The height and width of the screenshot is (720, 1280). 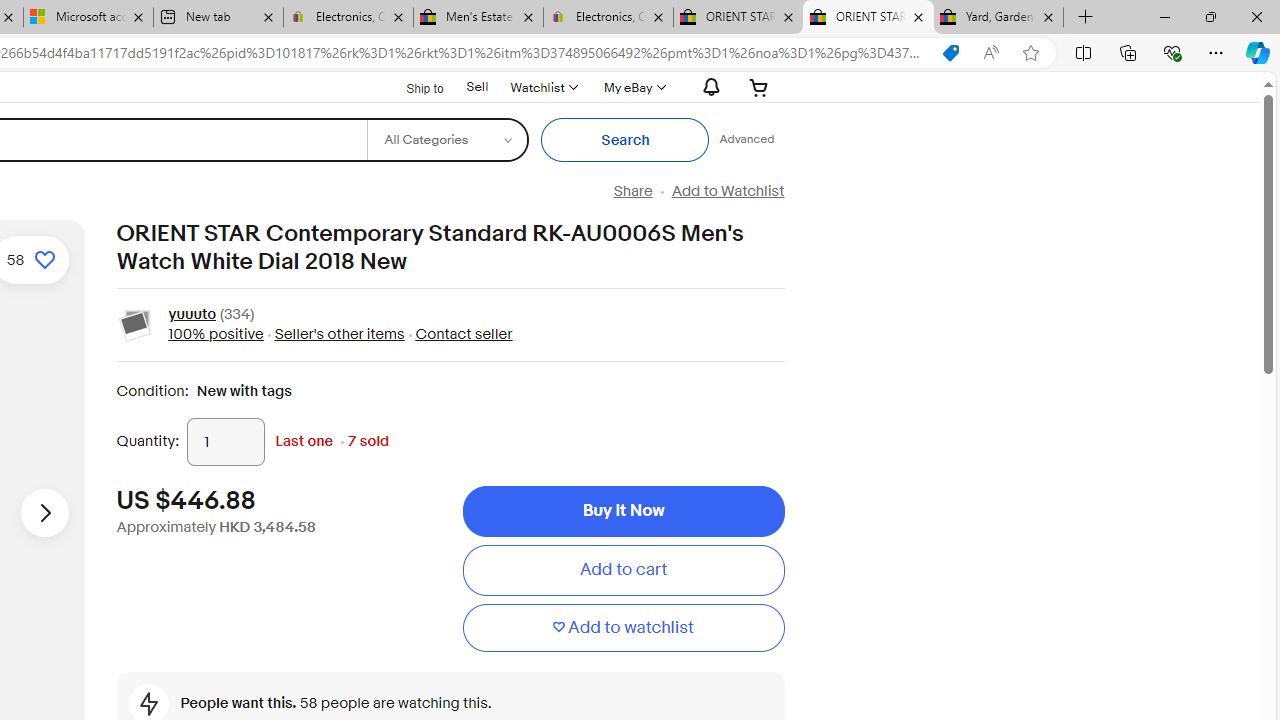 I want to click on 'Next image - Item images thumbnails', so click(x=44, y=511).